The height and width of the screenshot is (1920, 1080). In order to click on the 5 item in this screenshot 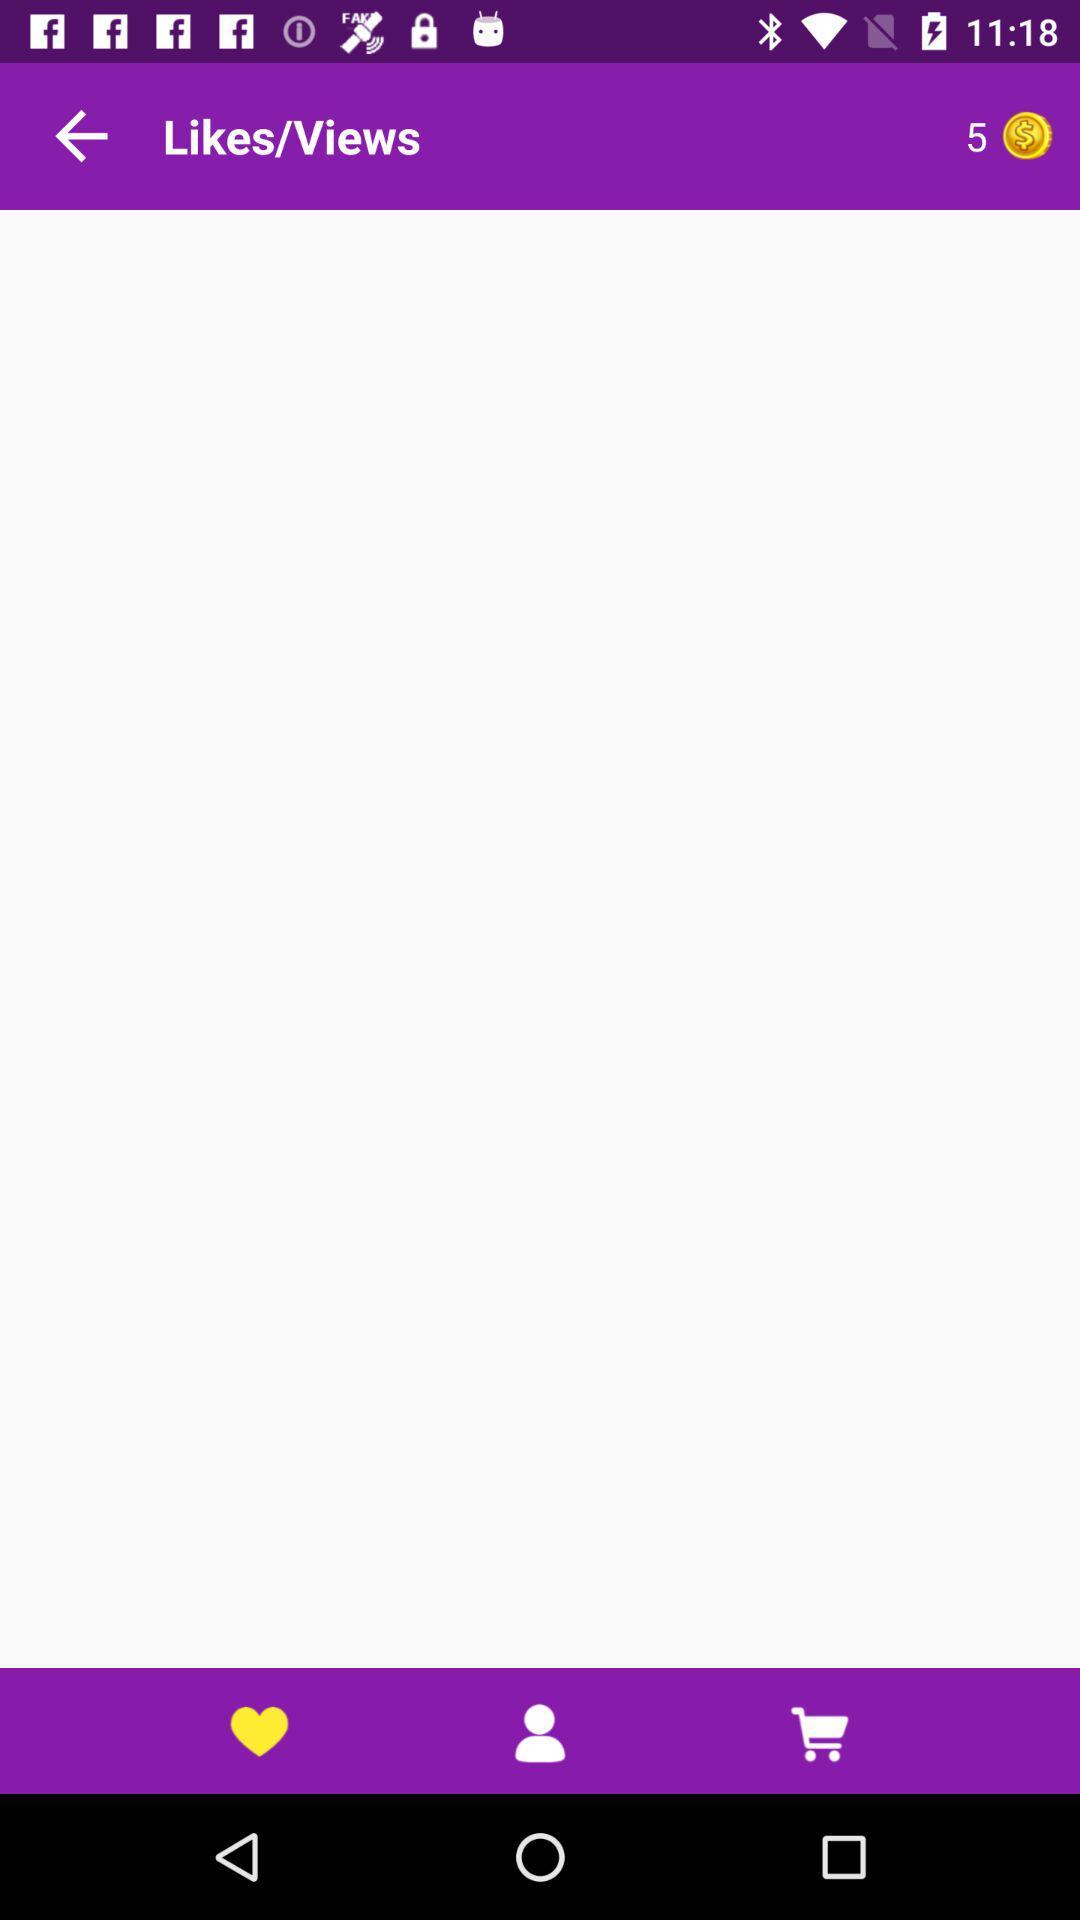, I will do `click(794, 135)`.